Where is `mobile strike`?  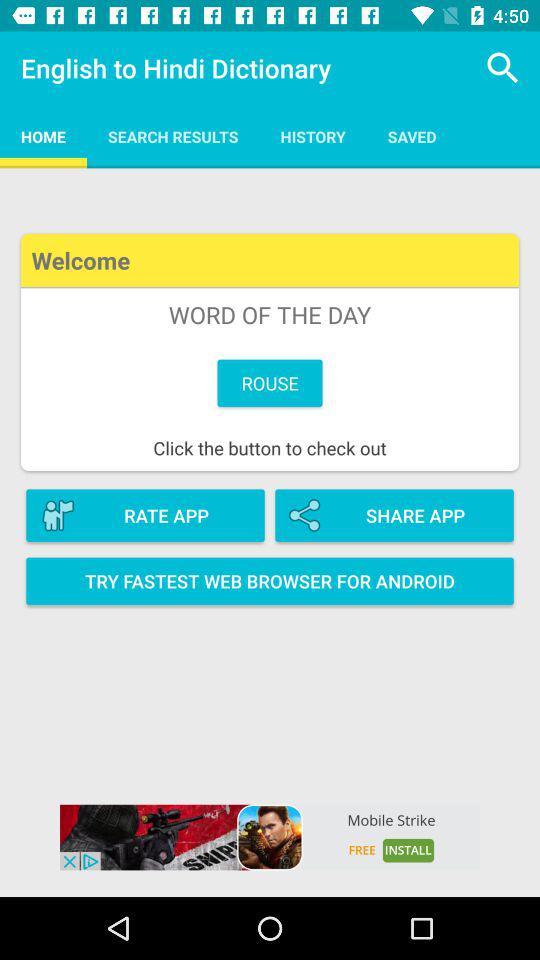 mobile strike is located at coordinates (270, 837).